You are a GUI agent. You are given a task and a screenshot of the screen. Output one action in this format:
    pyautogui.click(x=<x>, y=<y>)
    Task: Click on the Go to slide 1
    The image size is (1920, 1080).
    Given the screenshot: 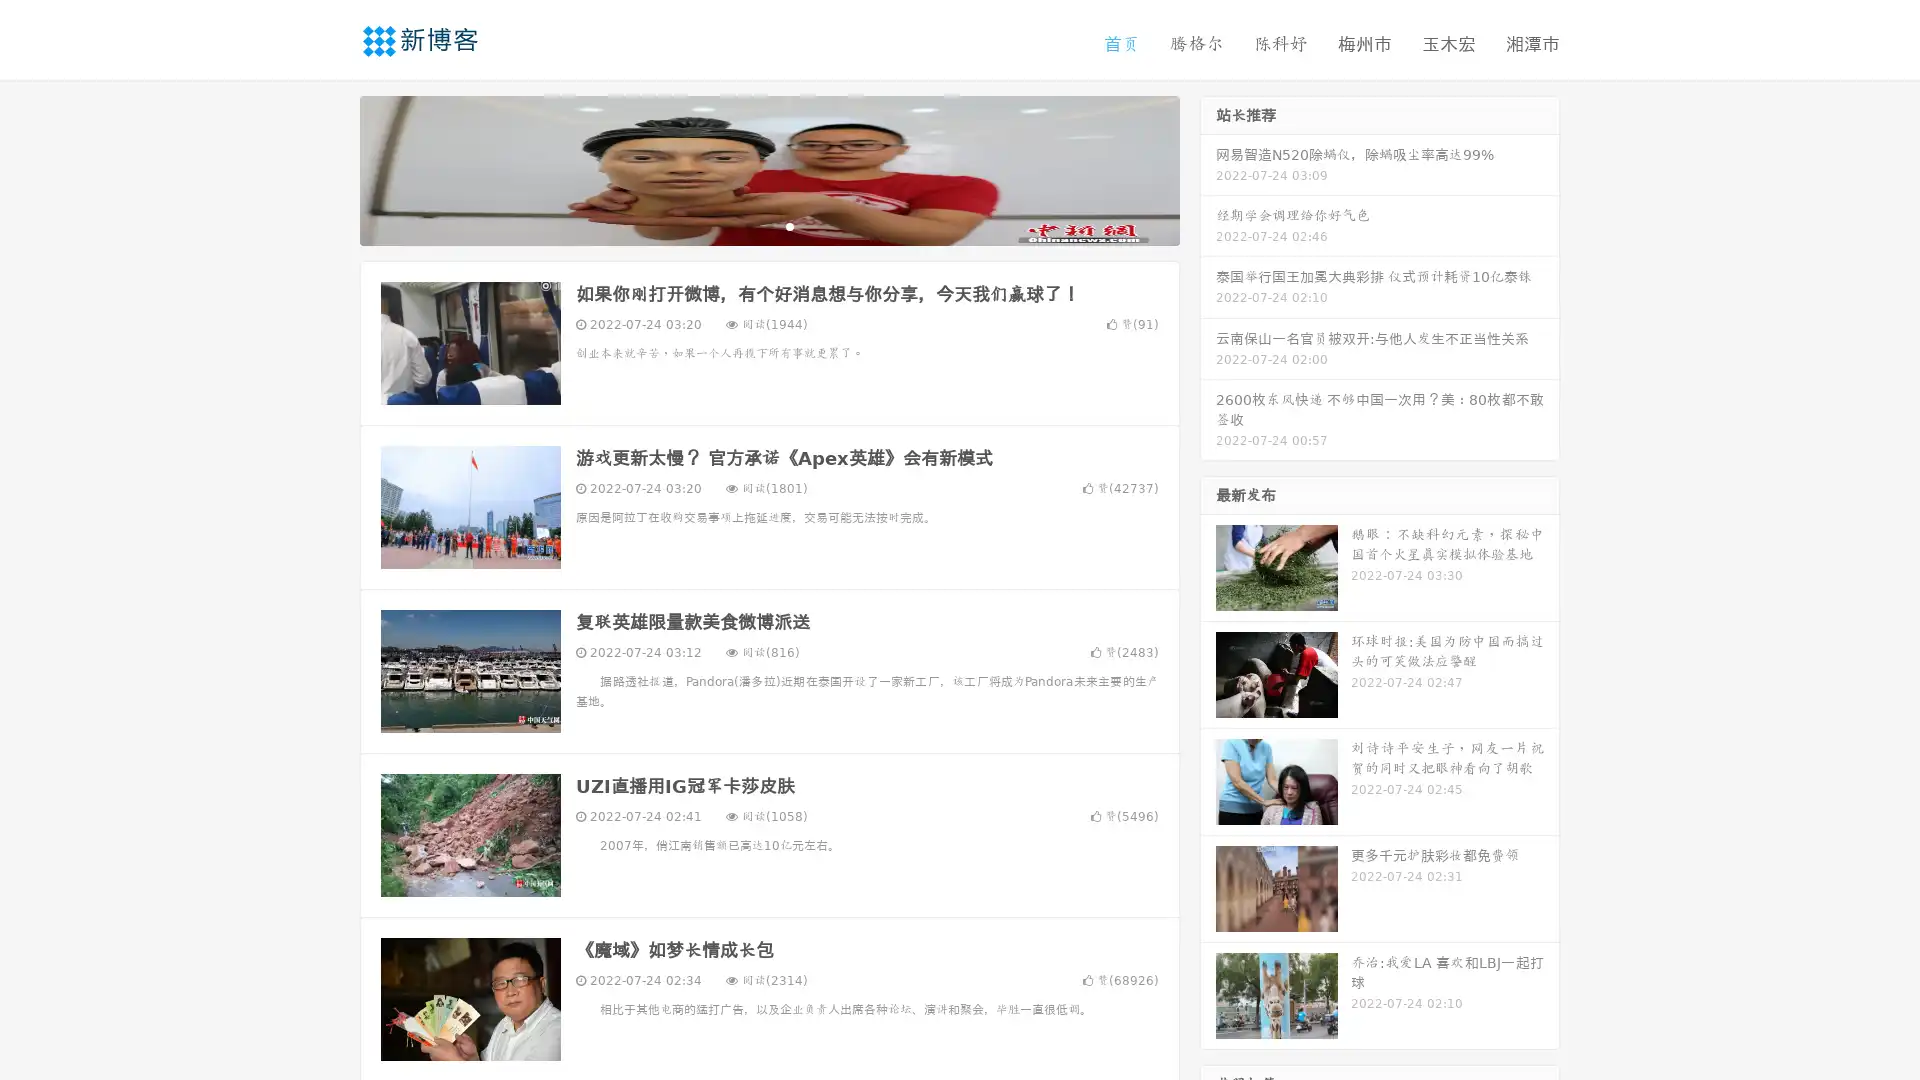 What is the action you would take?
    pyautogui.click(x=748, y=225)
    